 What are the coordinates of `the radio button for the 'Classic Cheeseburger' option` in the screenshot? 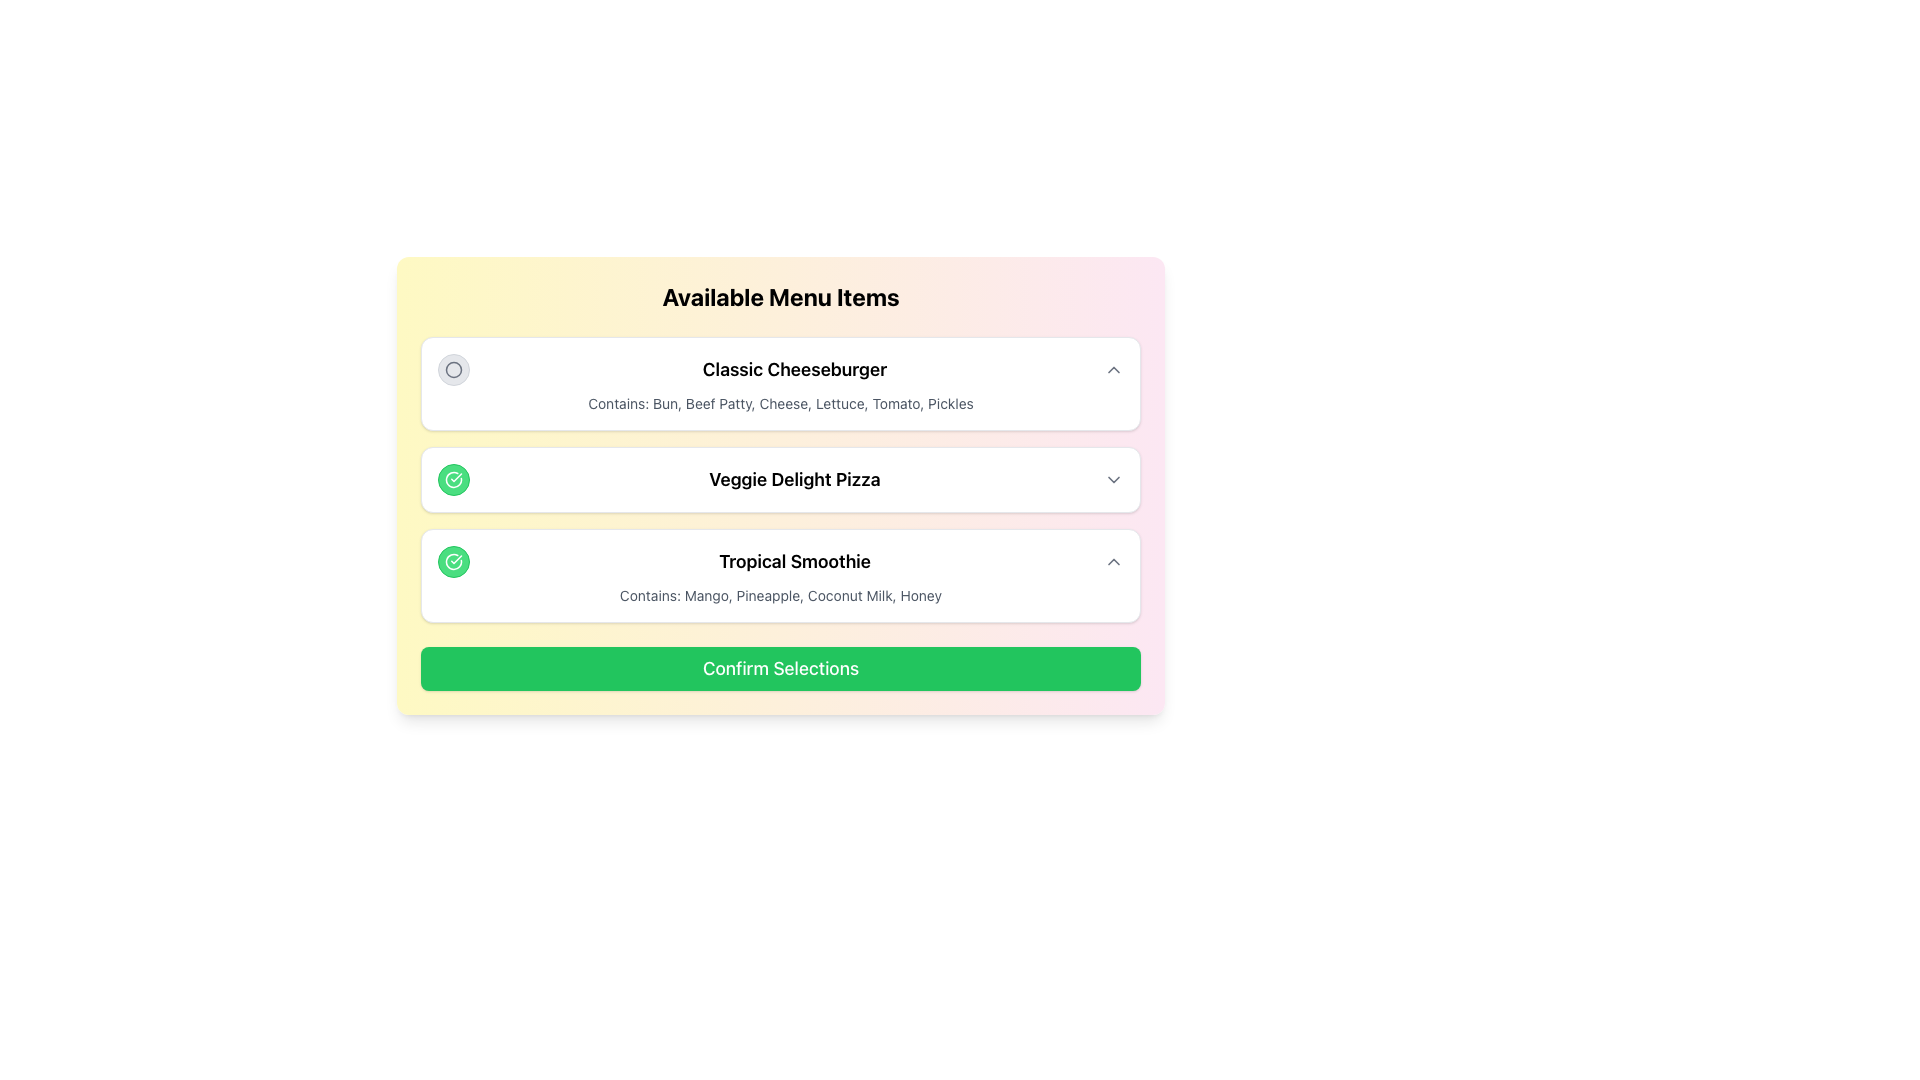 It's located at (453, 370).